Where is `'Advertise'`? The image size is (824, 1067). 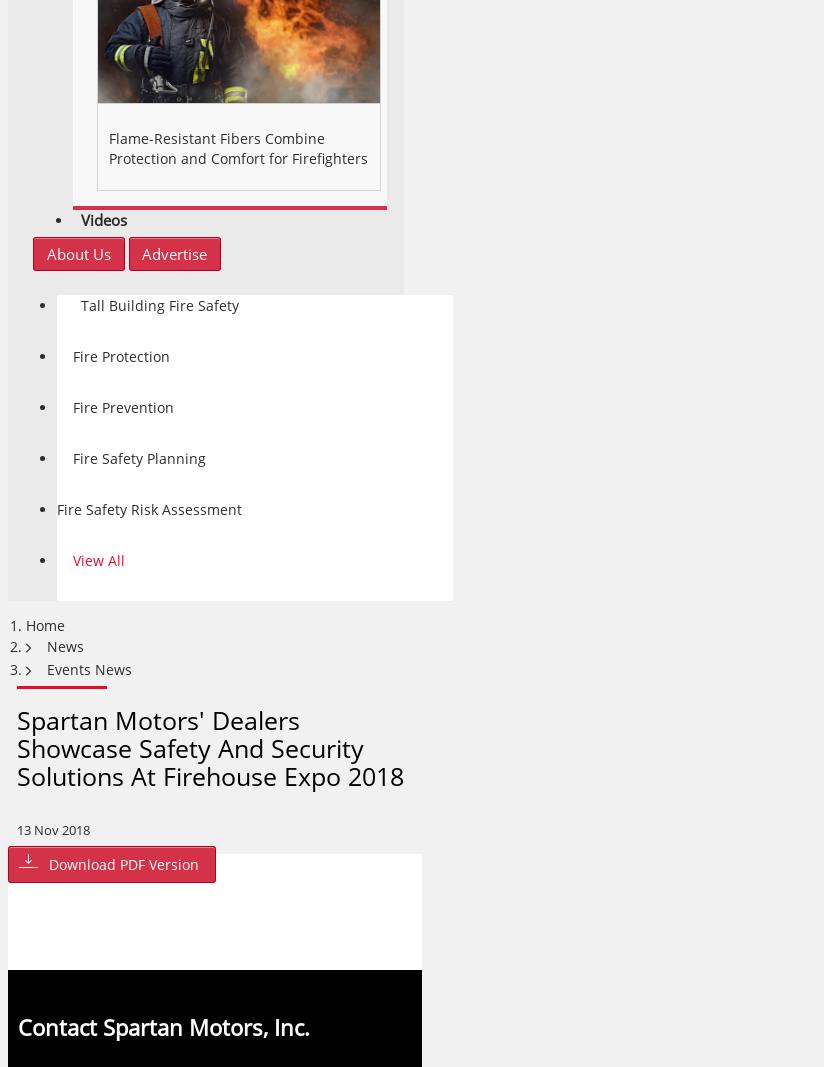 'Advertise' is located at coordinates (174, 254).